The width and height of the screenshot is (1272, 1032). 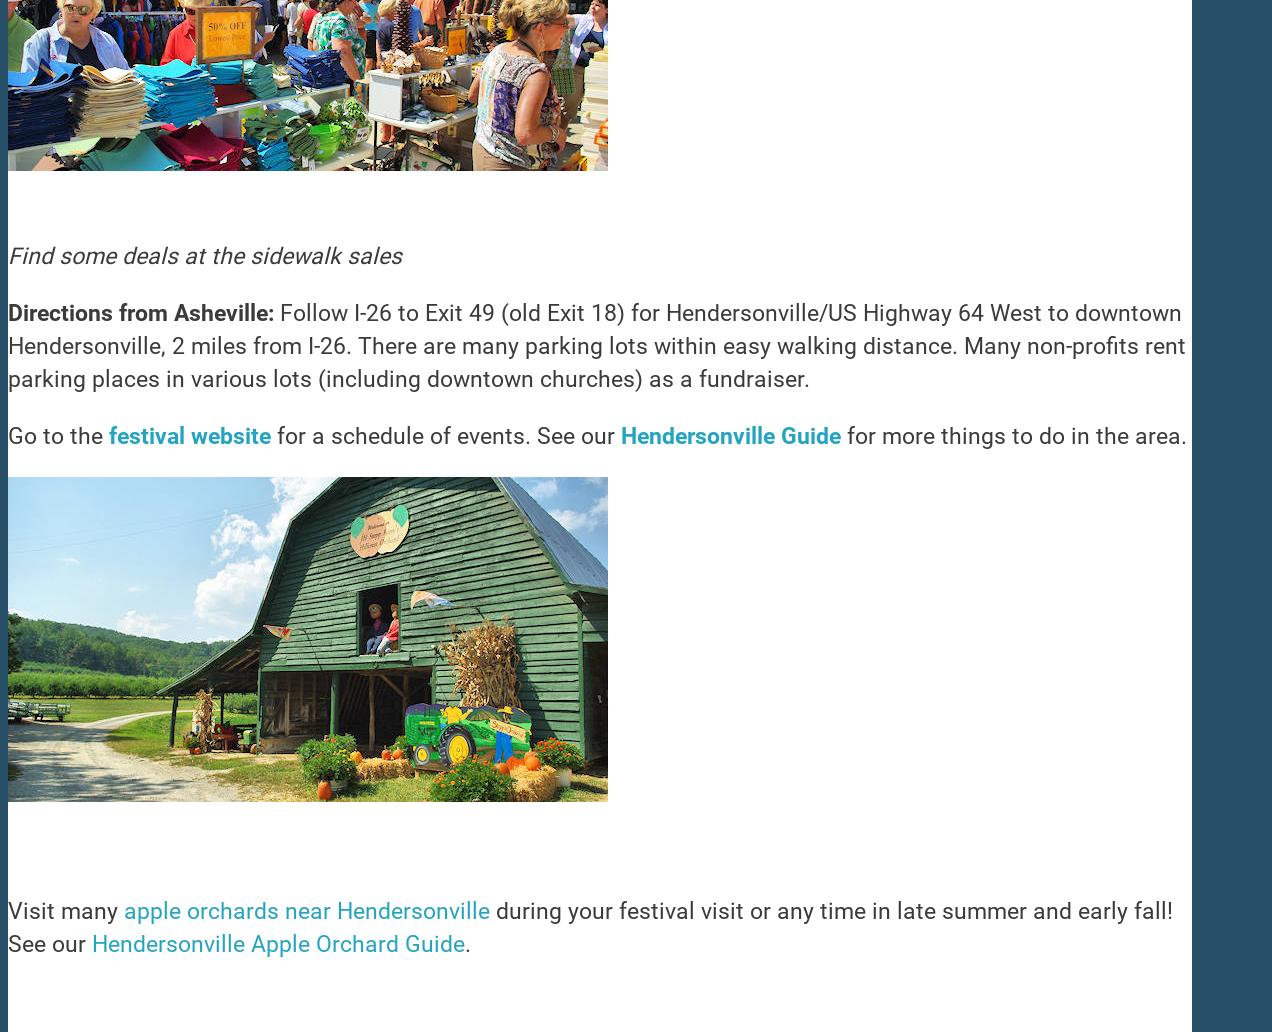 What do you see at coordinates (466, 943) in the screenshot?
I see `'.'` at bounding box center [466, 943].